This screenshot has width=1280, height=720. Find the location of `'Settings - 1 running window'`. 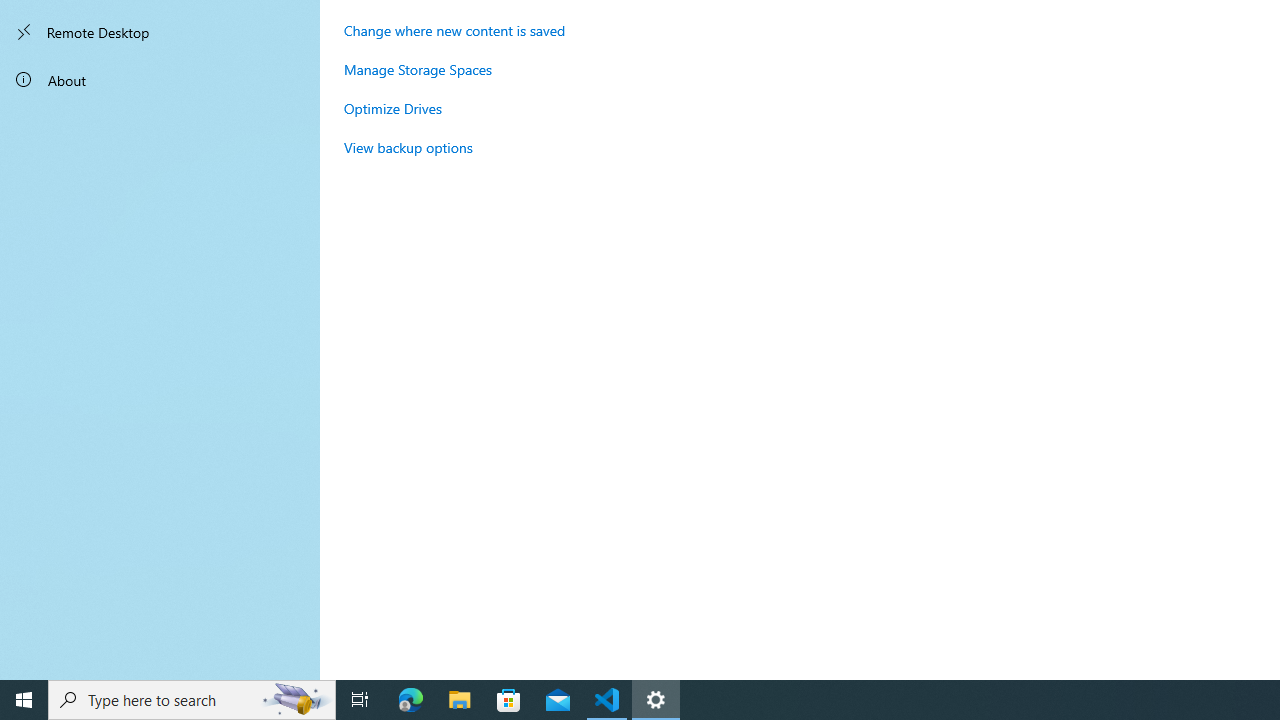

'Settings - 1 running window' is located at coordinates (656, 698).